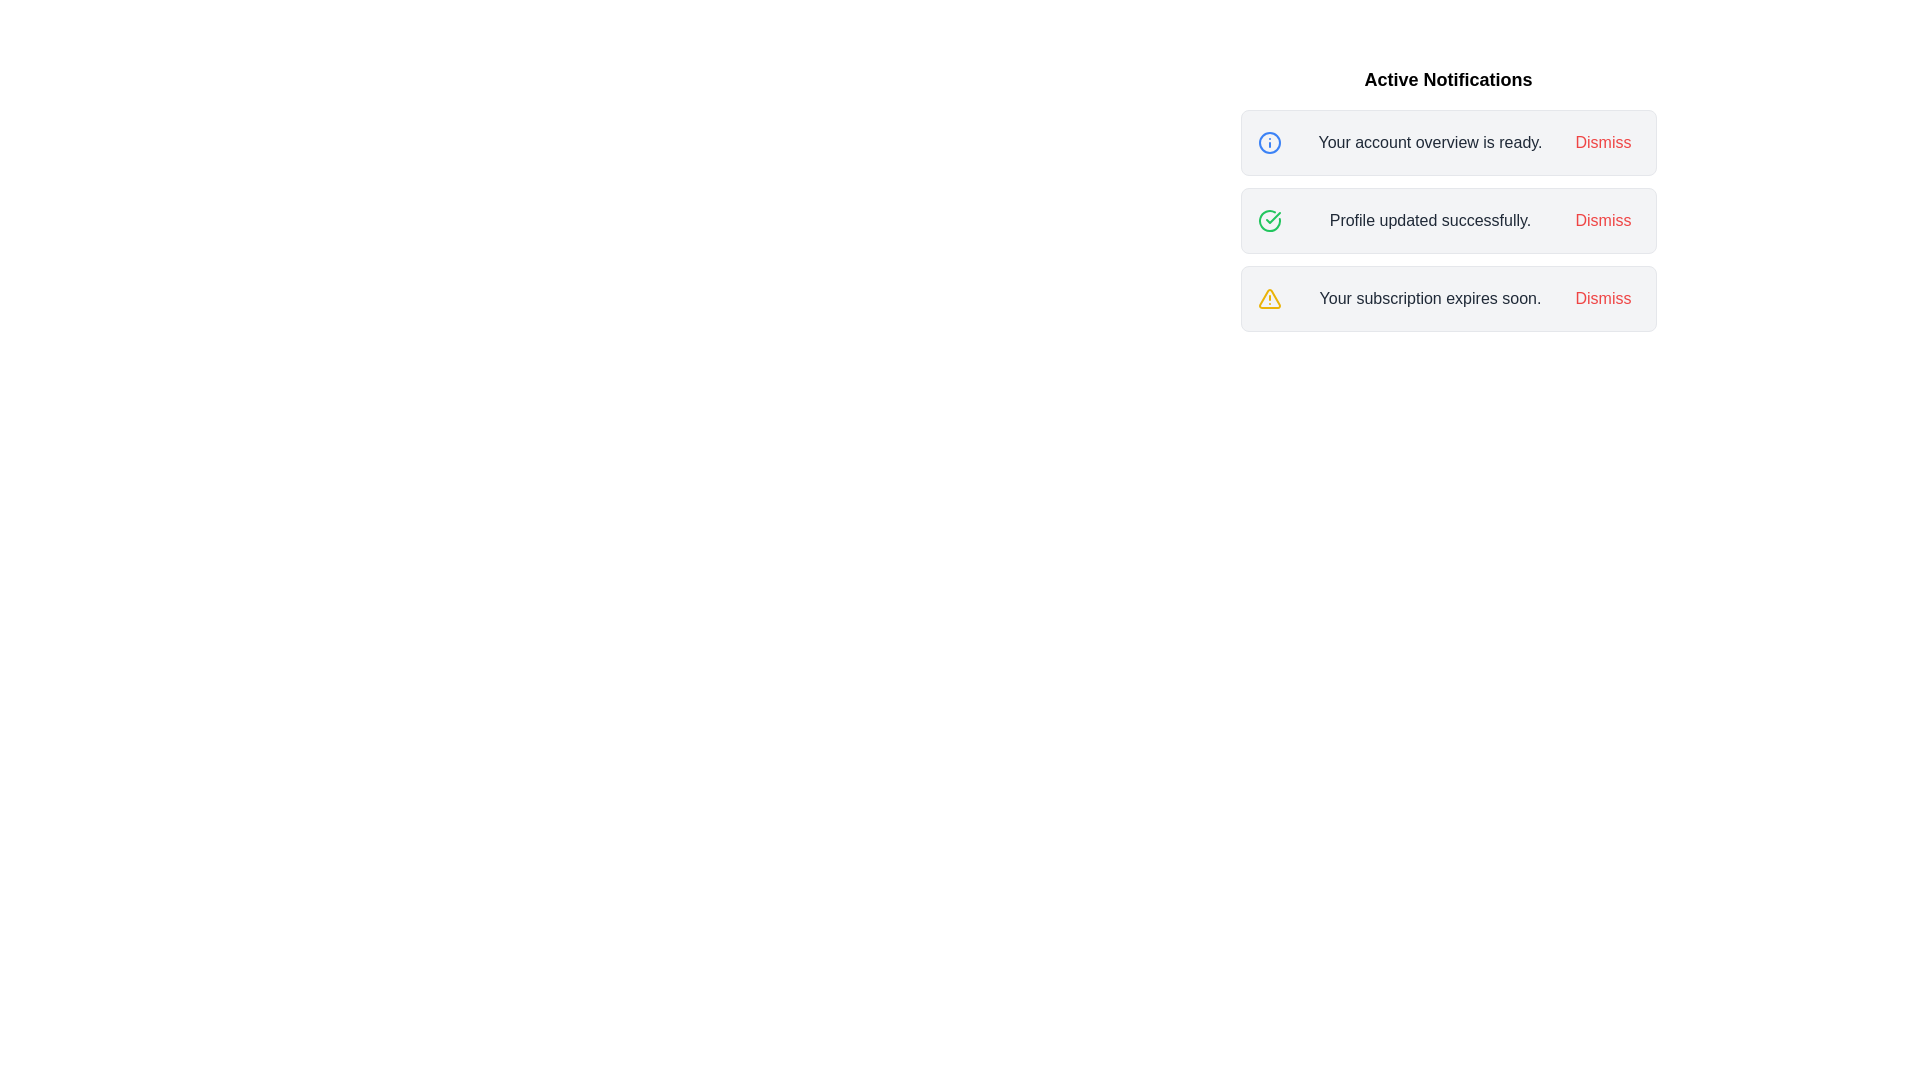  Describe the element at coordinates (1429, 220) in the screenshot. I see `the text of the notification with message 'Profile updated successfully.'` at that location.